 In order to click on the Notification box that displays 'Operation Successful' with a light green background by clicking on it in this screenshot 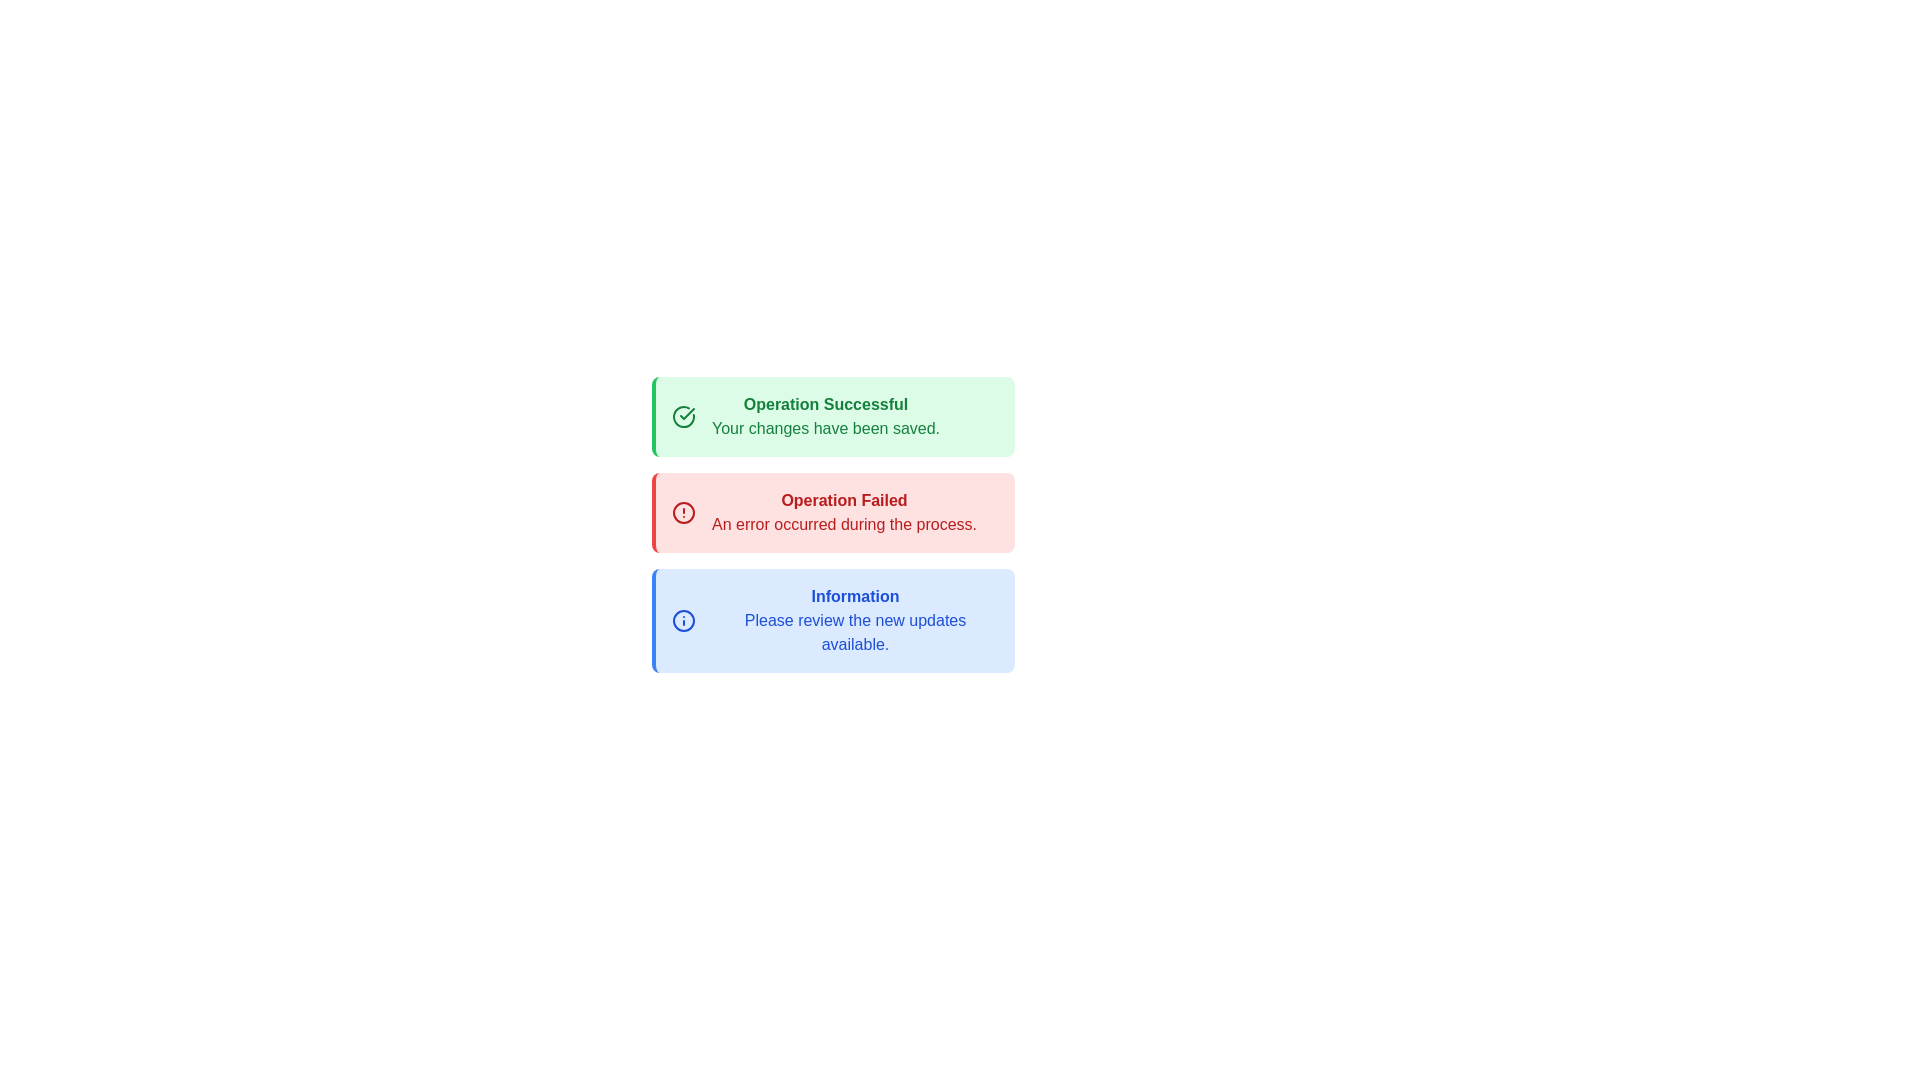, I will do `click(825, 415)`.